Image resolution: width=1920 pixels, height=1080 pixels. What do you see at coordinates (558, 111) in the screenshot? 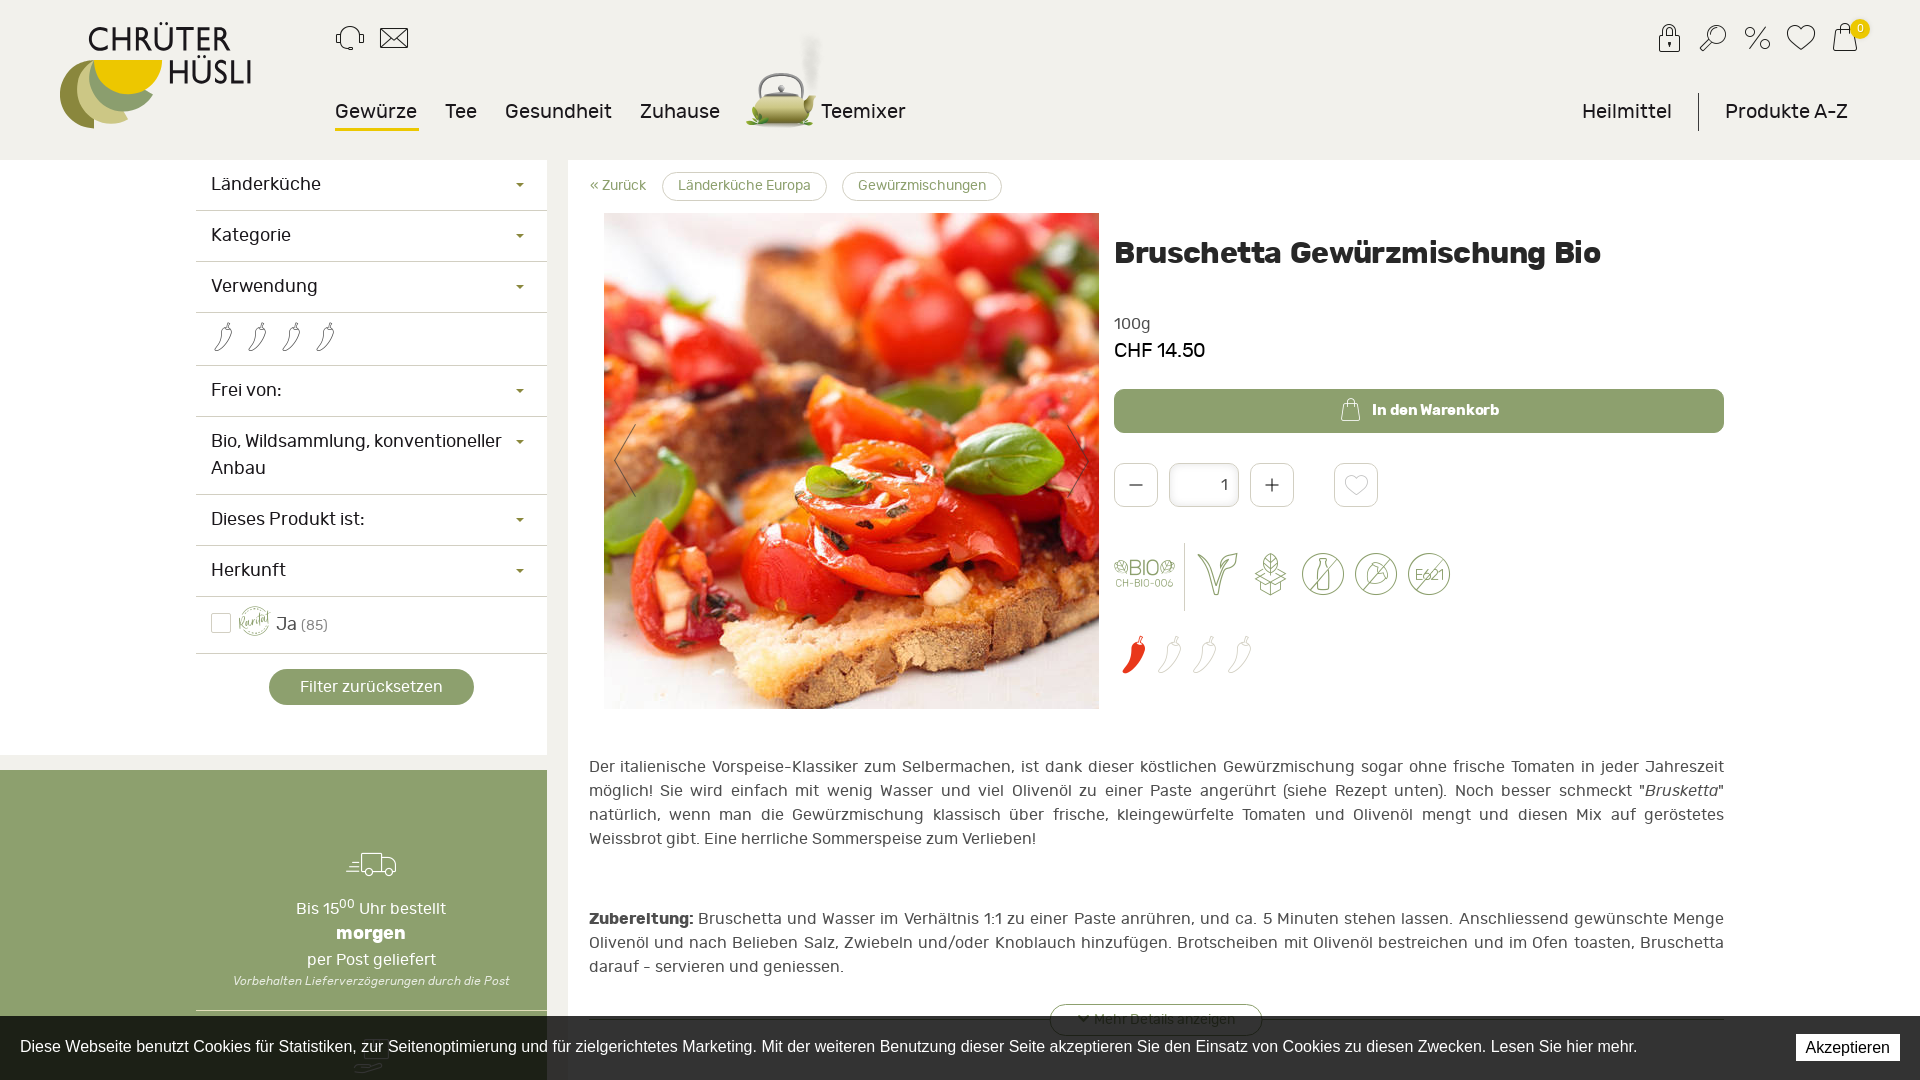
I see `'Gesundheit'` at bounding box center [558, 111].